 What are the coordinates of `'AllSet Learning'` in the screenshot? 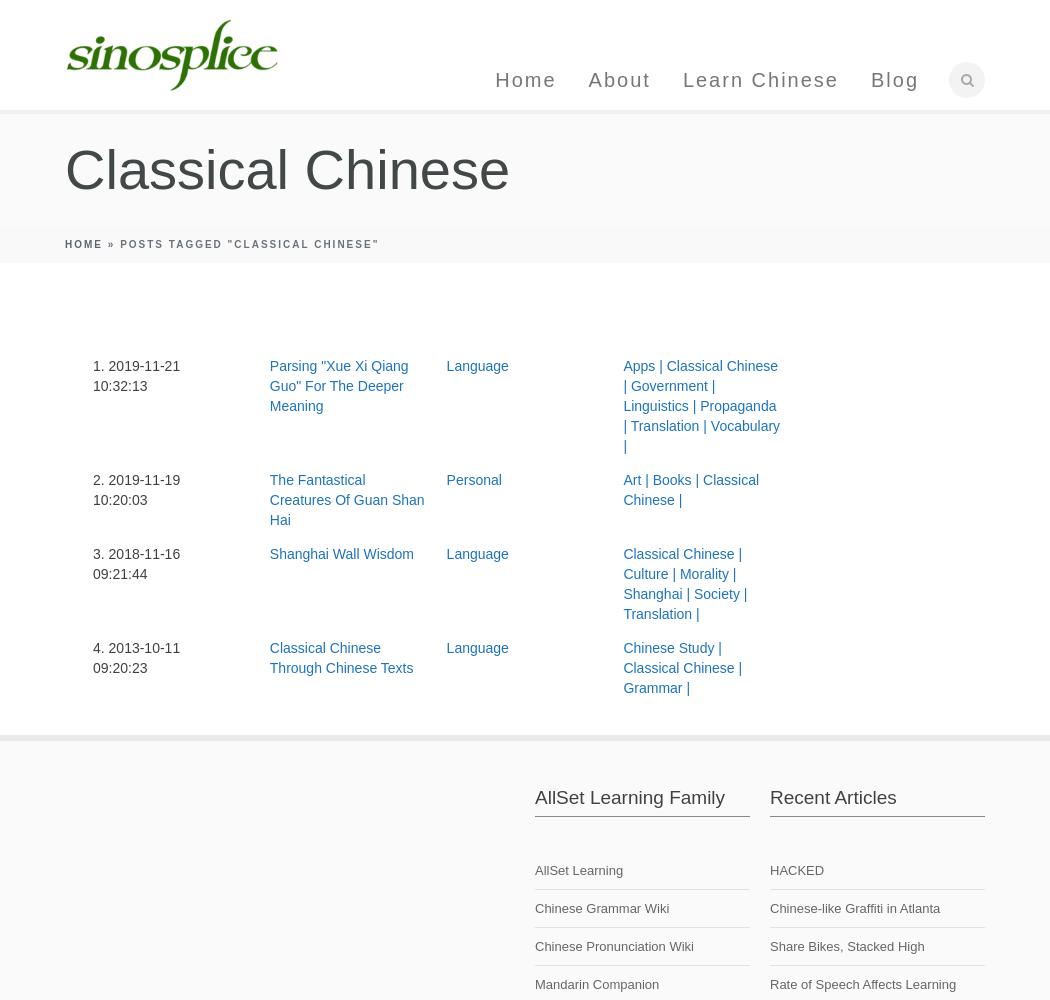 It's located at (577, 869).